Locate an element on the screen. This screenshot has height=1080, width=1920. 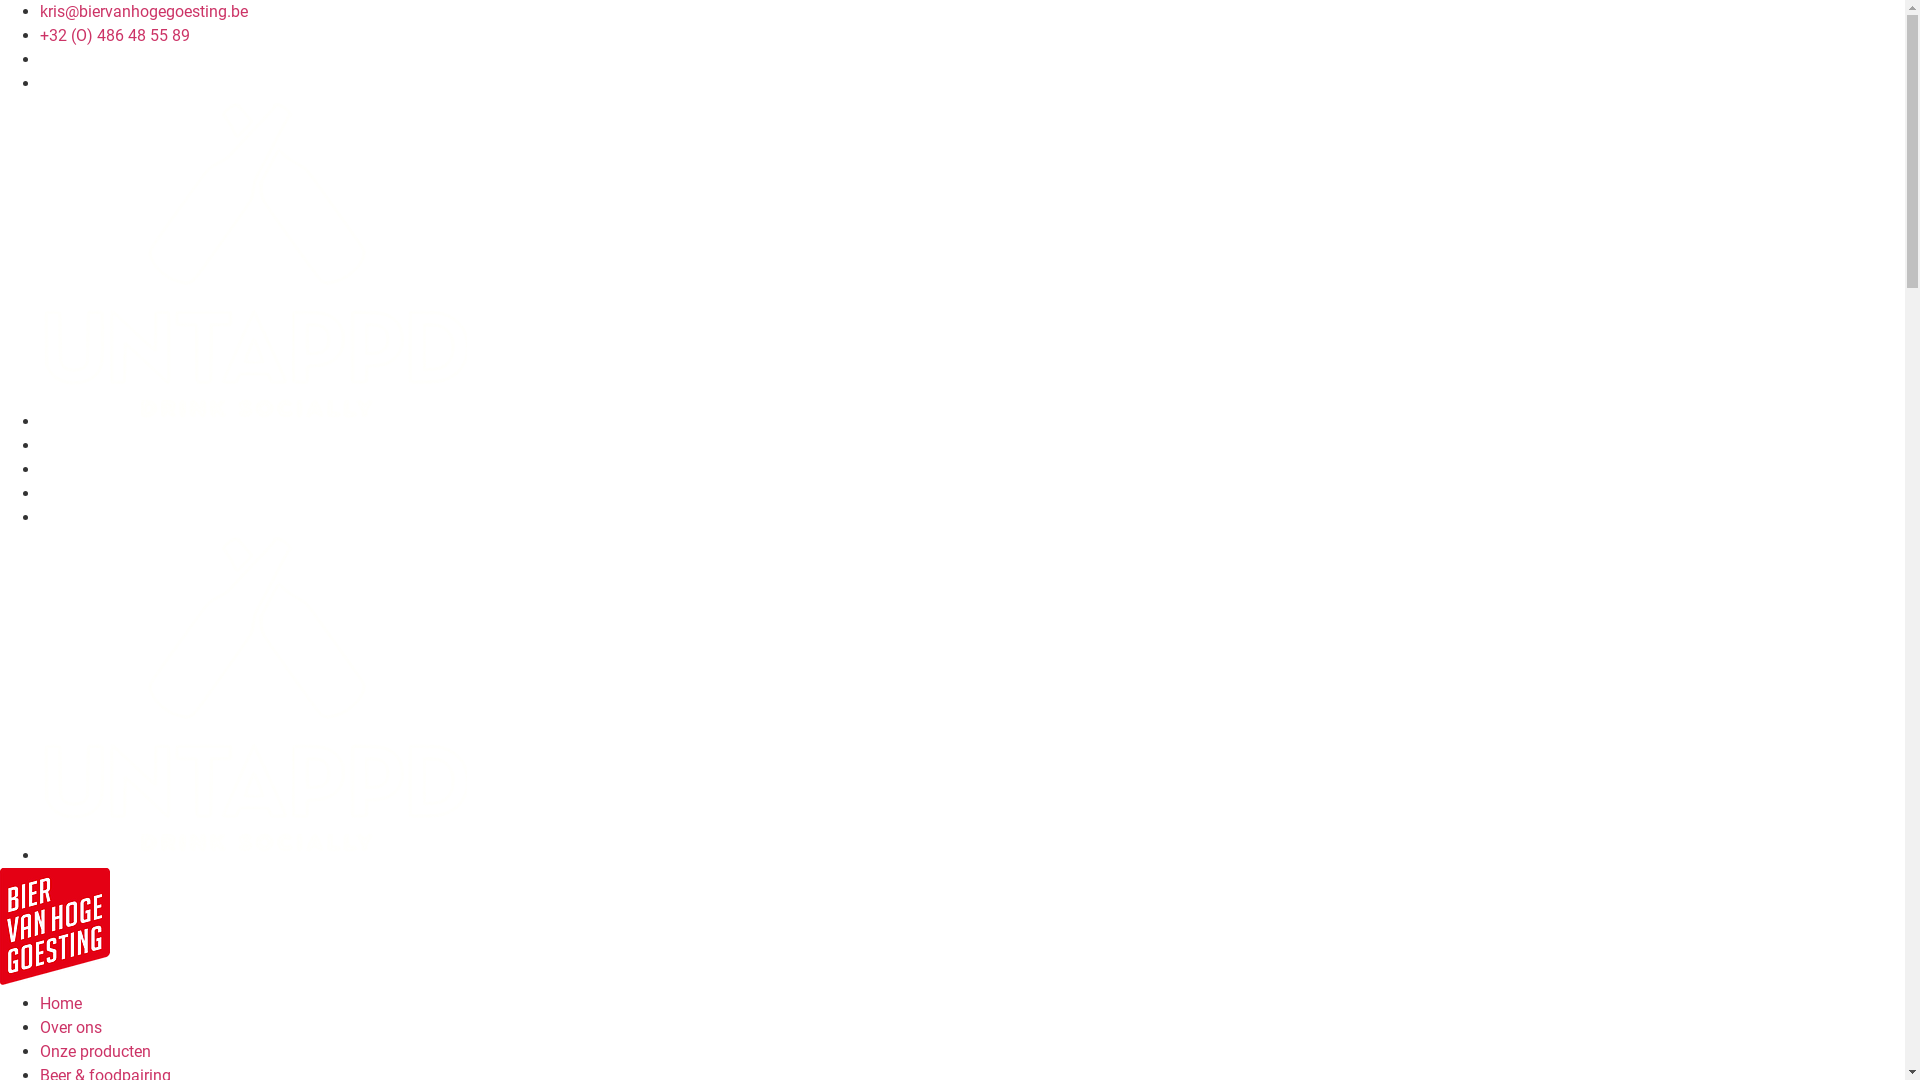
'kris@biervanhogegoesting.be' is located at coordinates (143, 11).